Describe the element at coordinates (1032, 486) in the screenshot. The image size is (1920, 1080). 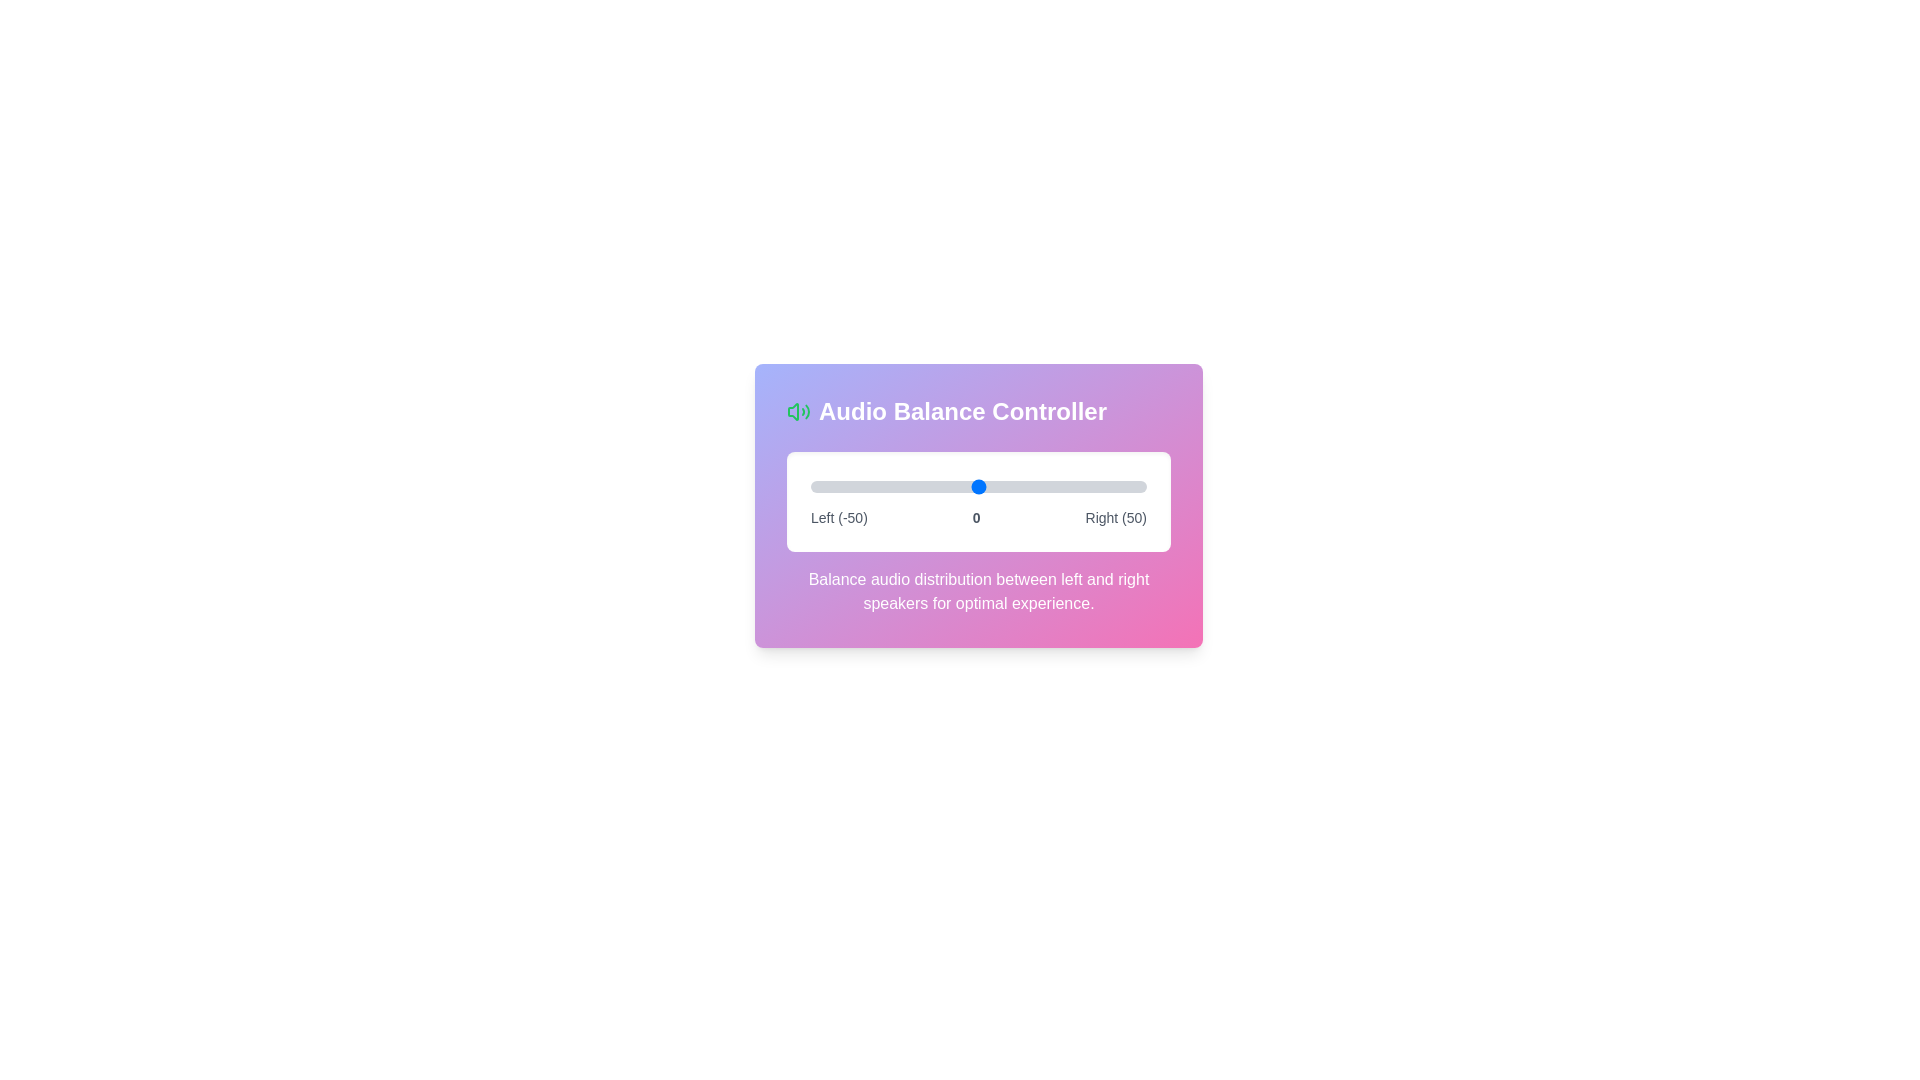
I see `the balance slider to set the audio balance to 16` at that location.